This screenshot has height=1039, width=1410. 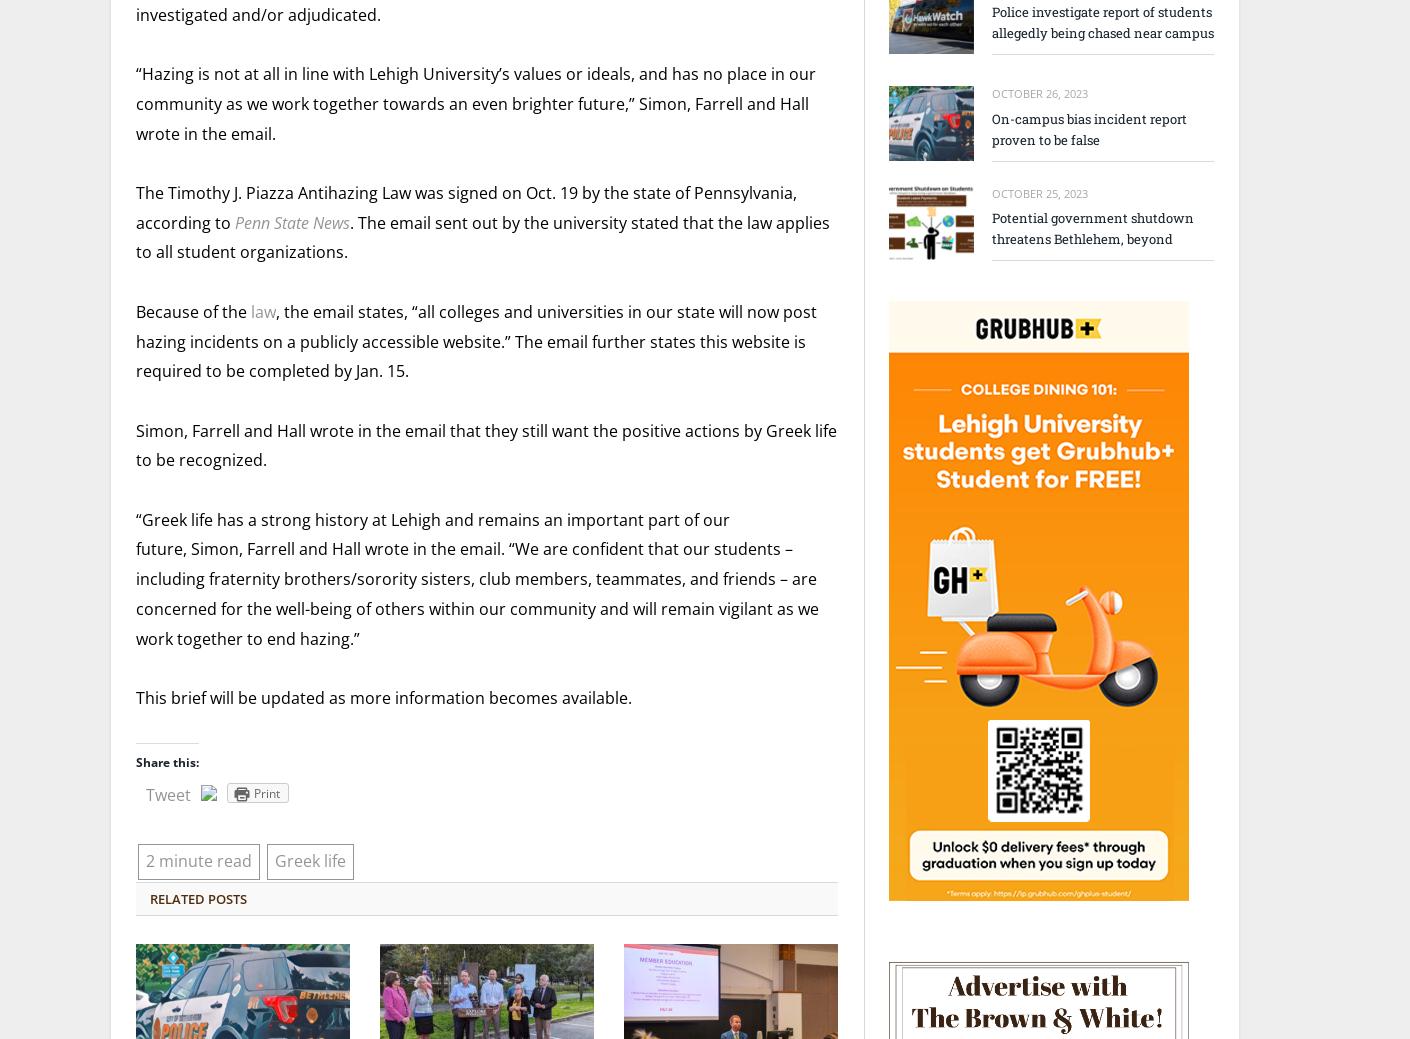 I want to click on 'Because of the', so click(x=190, y=310).